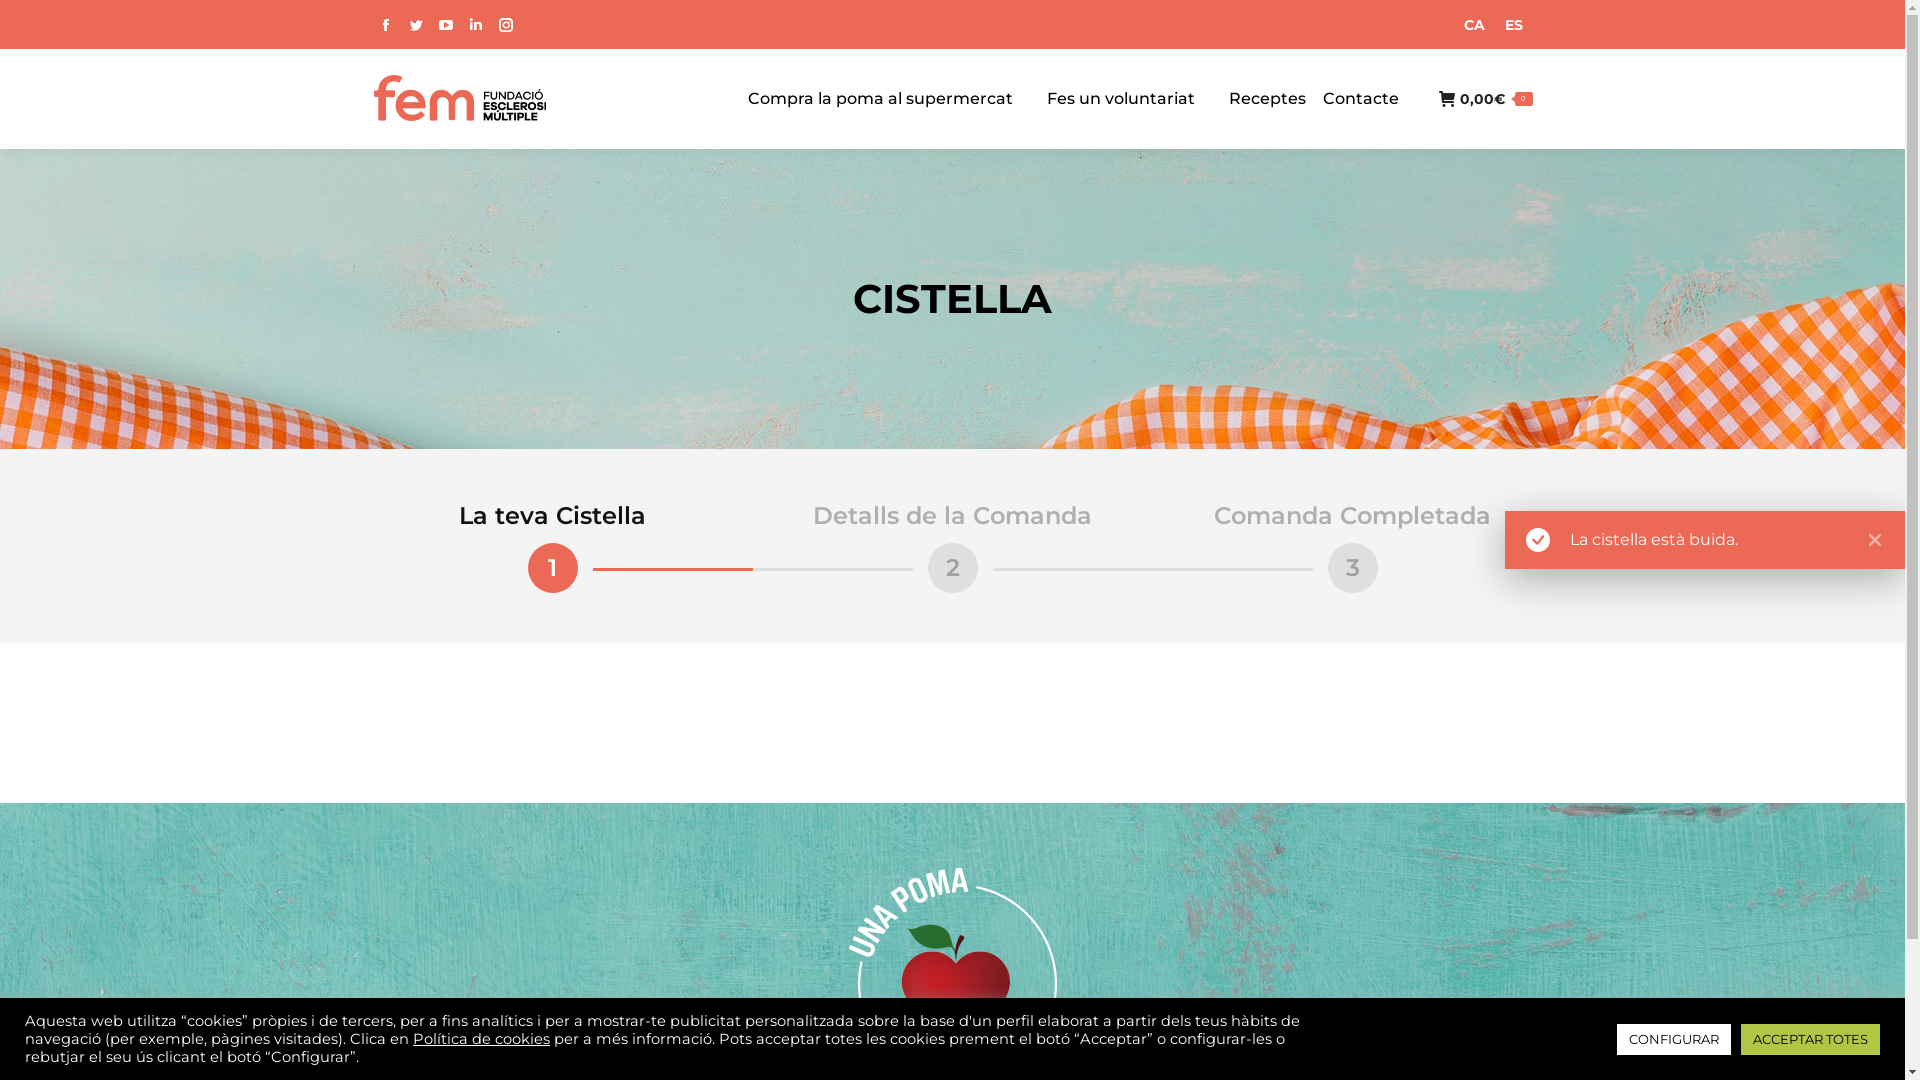 This screenshot has width=1920, height=1080. Describe the element at coordinates (1454, 24) in the screenshot. I see `'CA'` at that location.